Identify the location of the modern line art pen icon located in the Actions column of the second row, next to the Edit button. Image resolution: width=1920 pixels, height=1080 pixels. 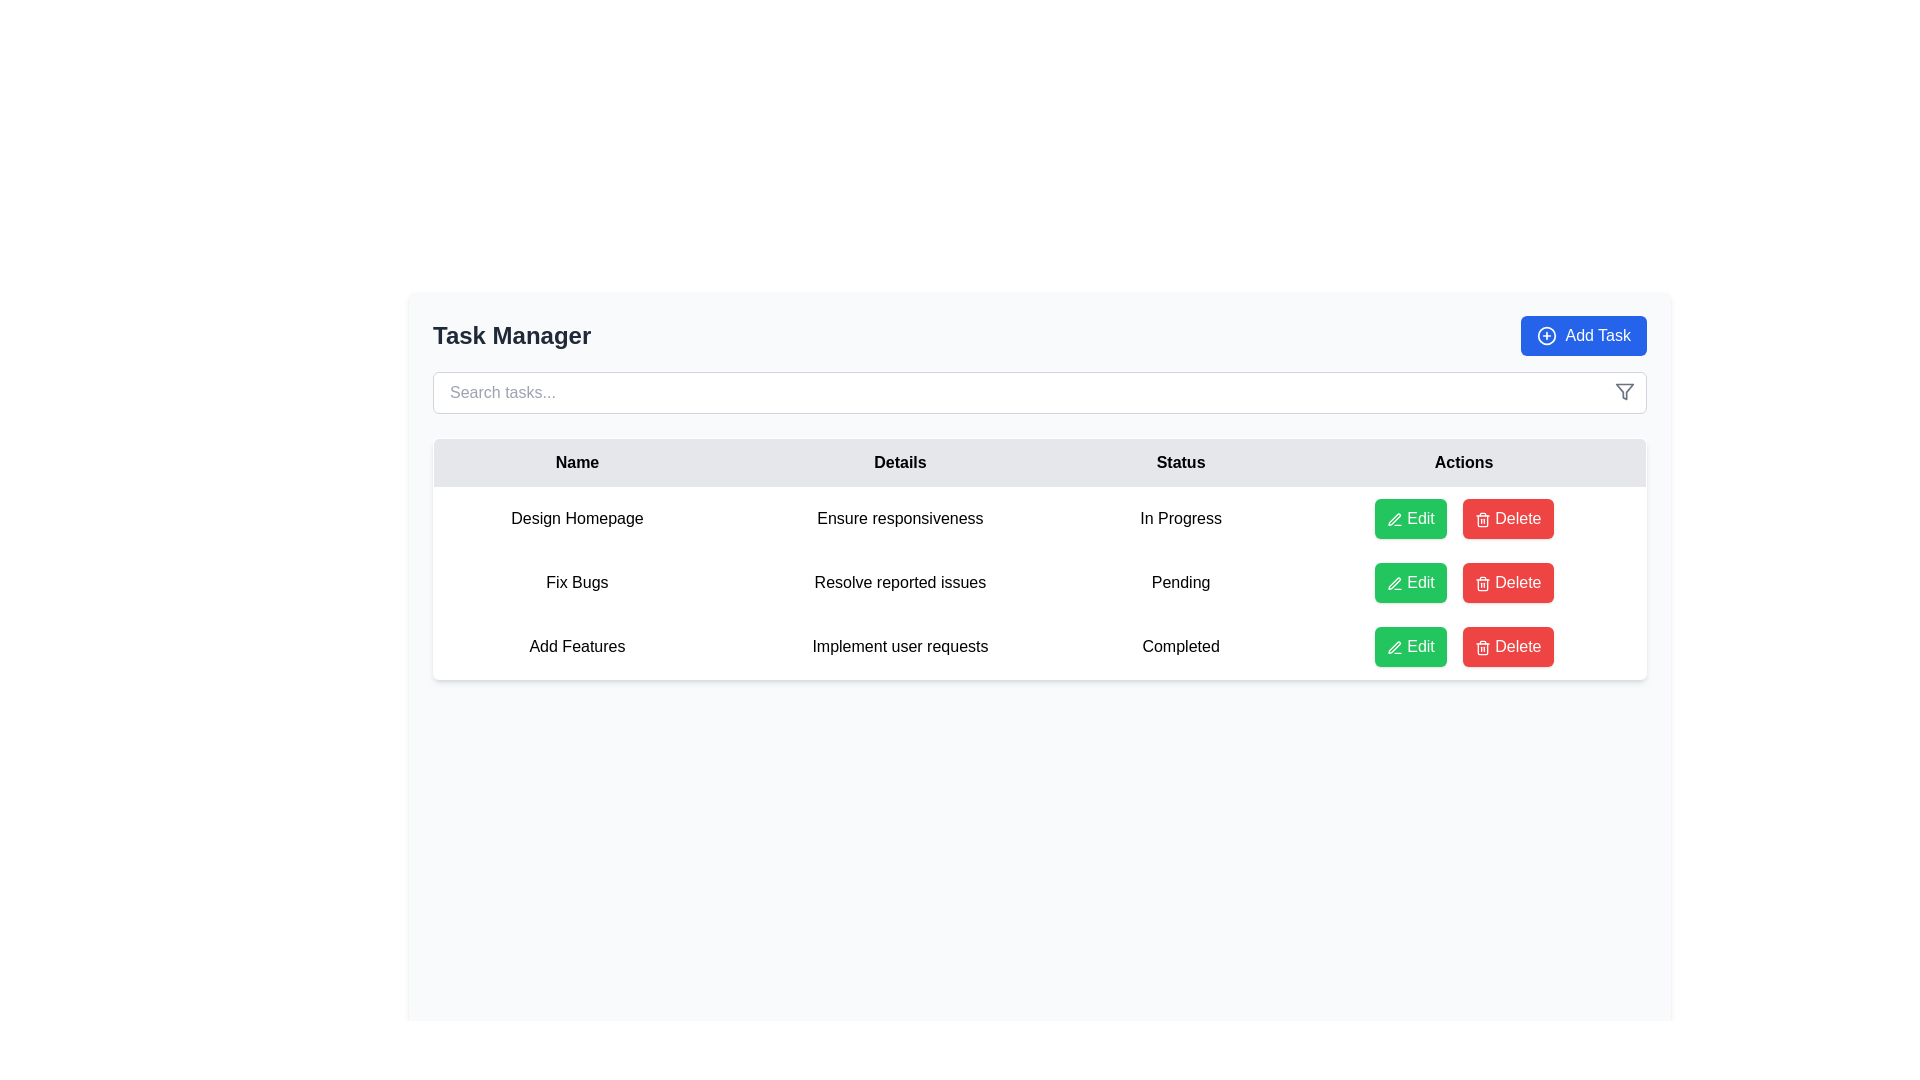
(1393, 518).